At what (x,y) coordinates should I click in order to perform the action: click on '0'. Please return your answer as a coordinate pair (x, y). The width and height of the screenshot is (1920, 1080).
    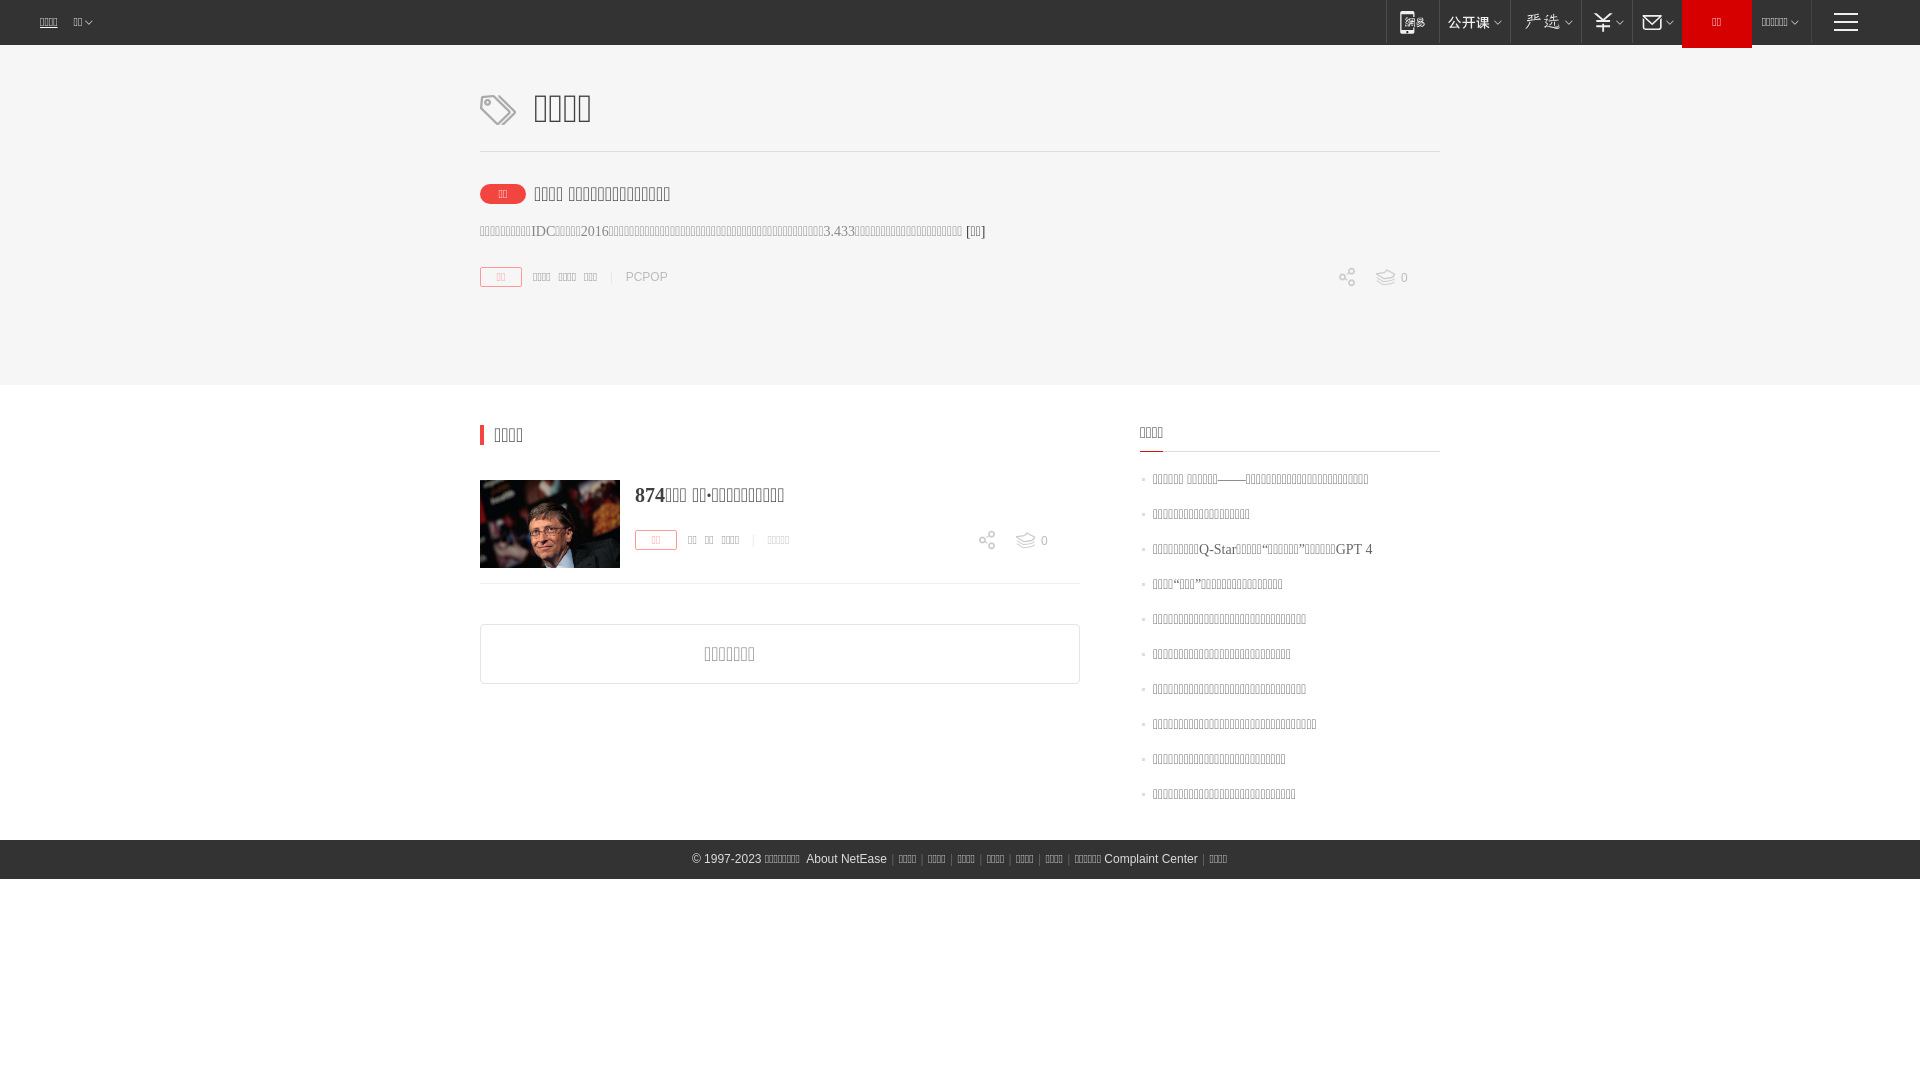
    Looking at the image, I should click on (1405, 277).